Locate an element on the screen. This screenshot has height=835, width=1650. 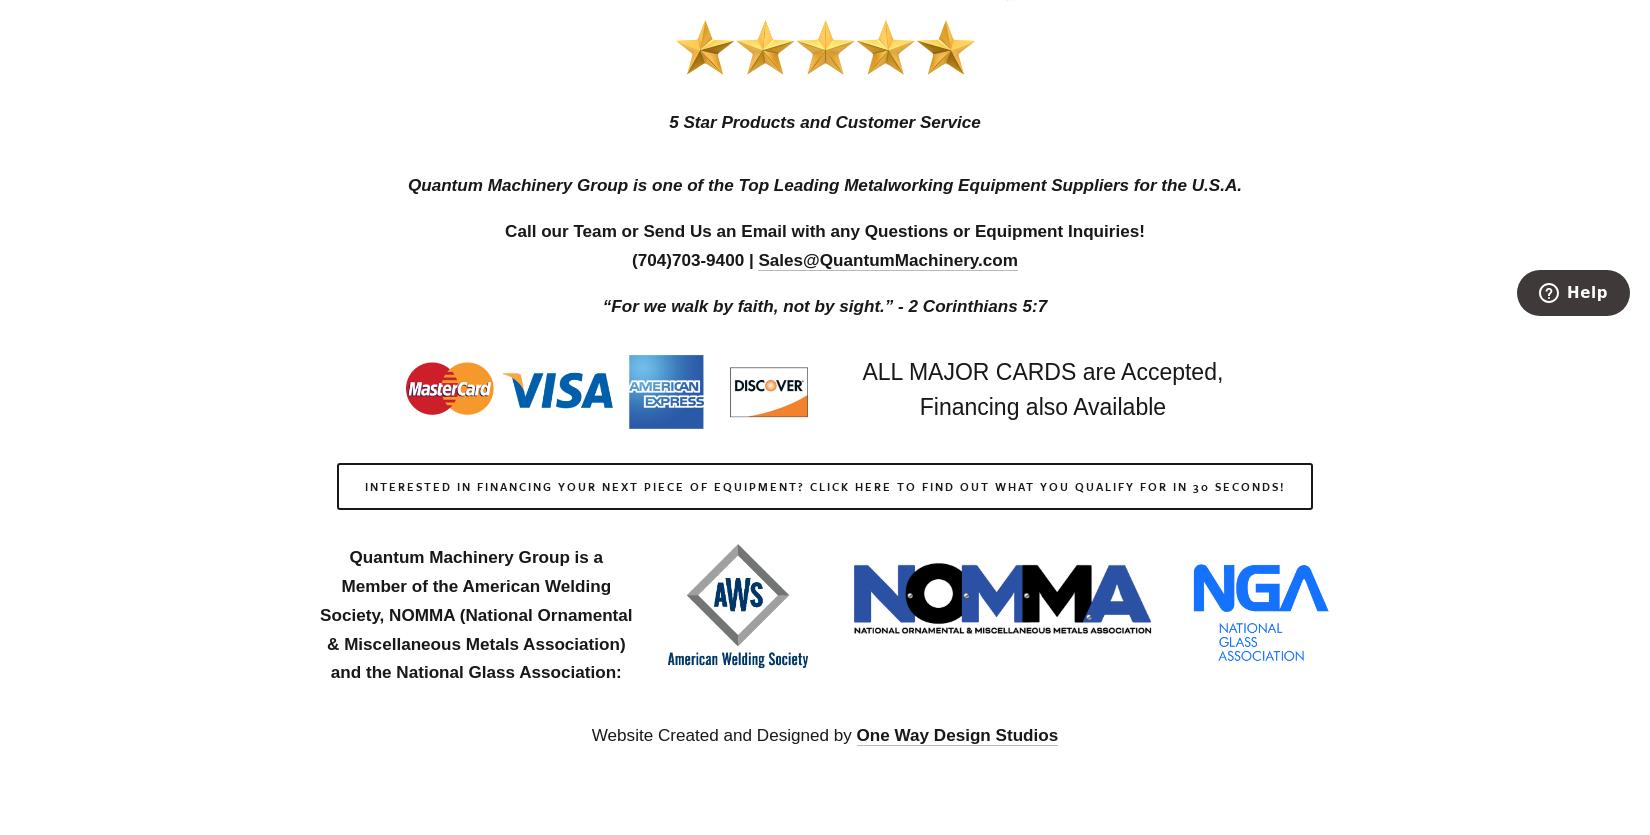
'Sales@QuantumMachinery.com' is located at coordinates (887, 258).